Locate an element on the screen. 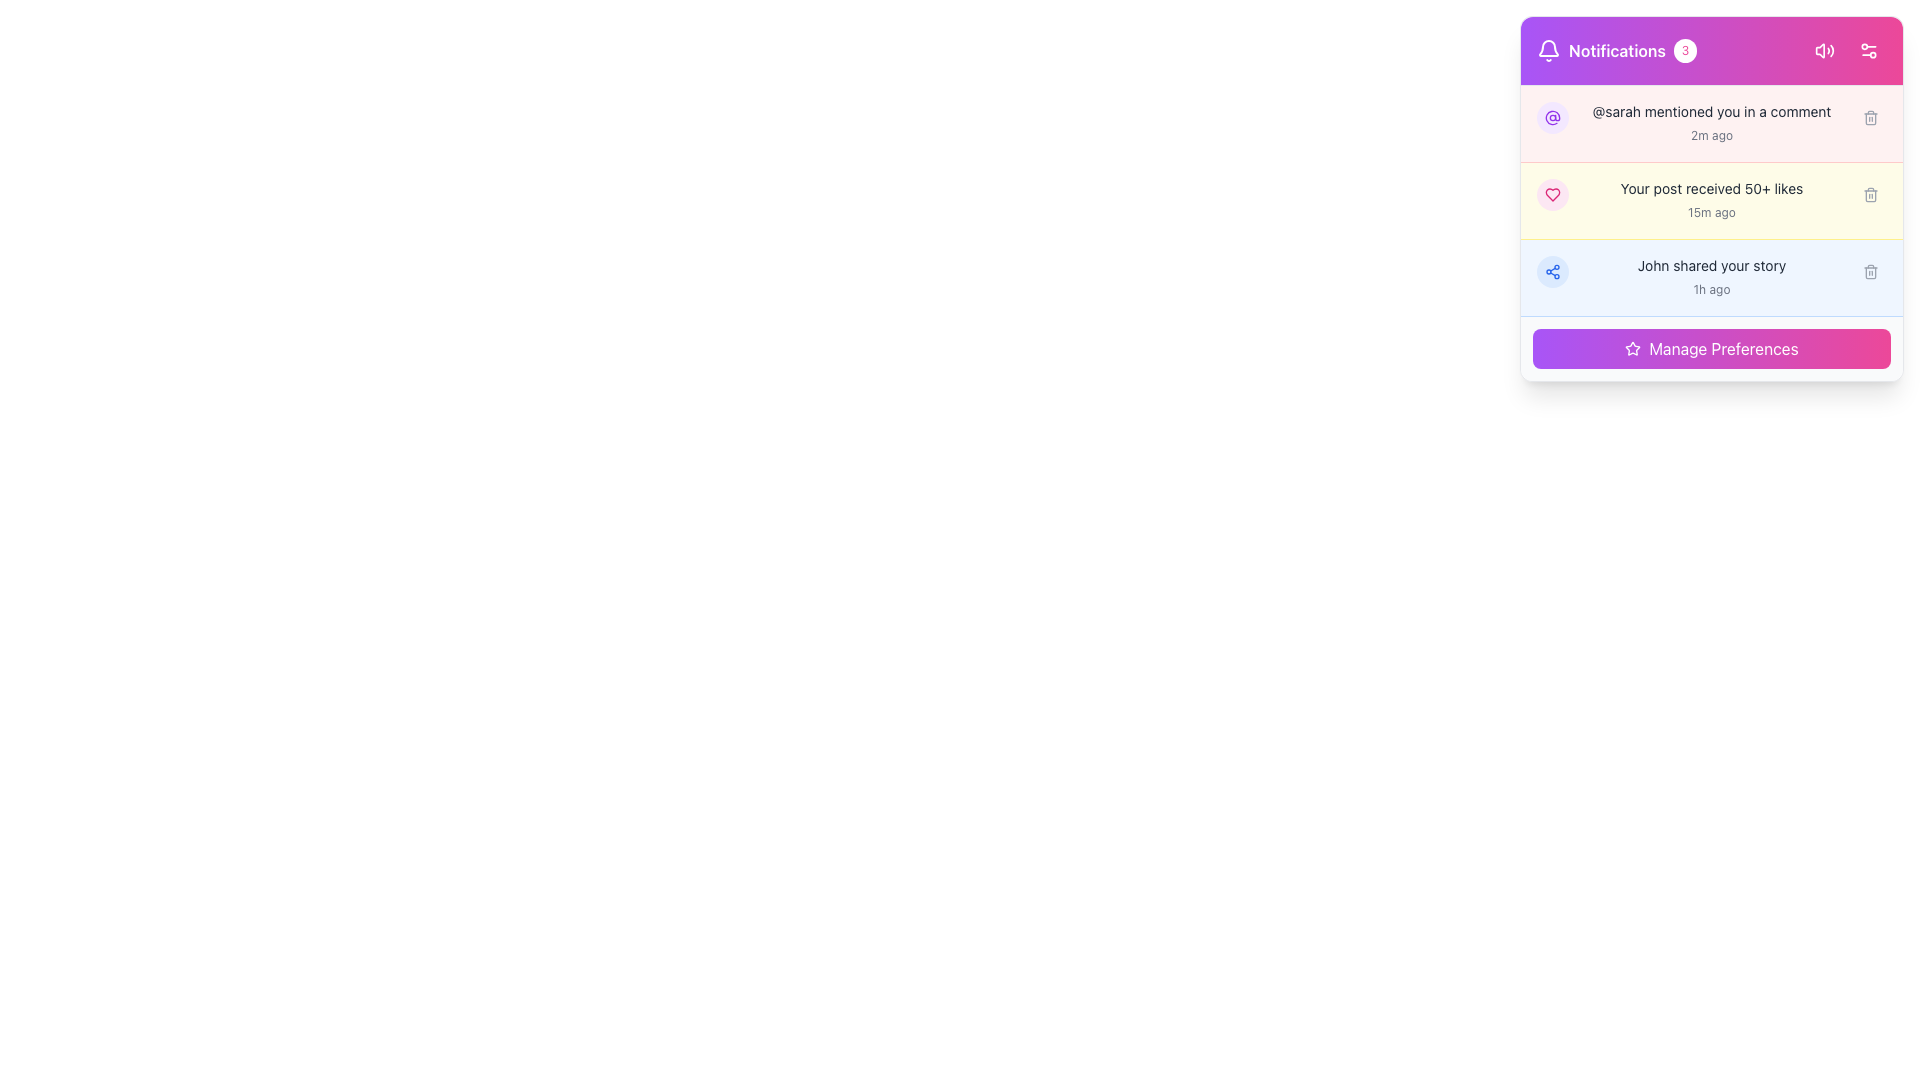 The image size is (1920, 1080). the notification text label indicating that John shared their story an hour ago, which is located in the third notification entry in the notification list is located at coordinates (1711, 277).